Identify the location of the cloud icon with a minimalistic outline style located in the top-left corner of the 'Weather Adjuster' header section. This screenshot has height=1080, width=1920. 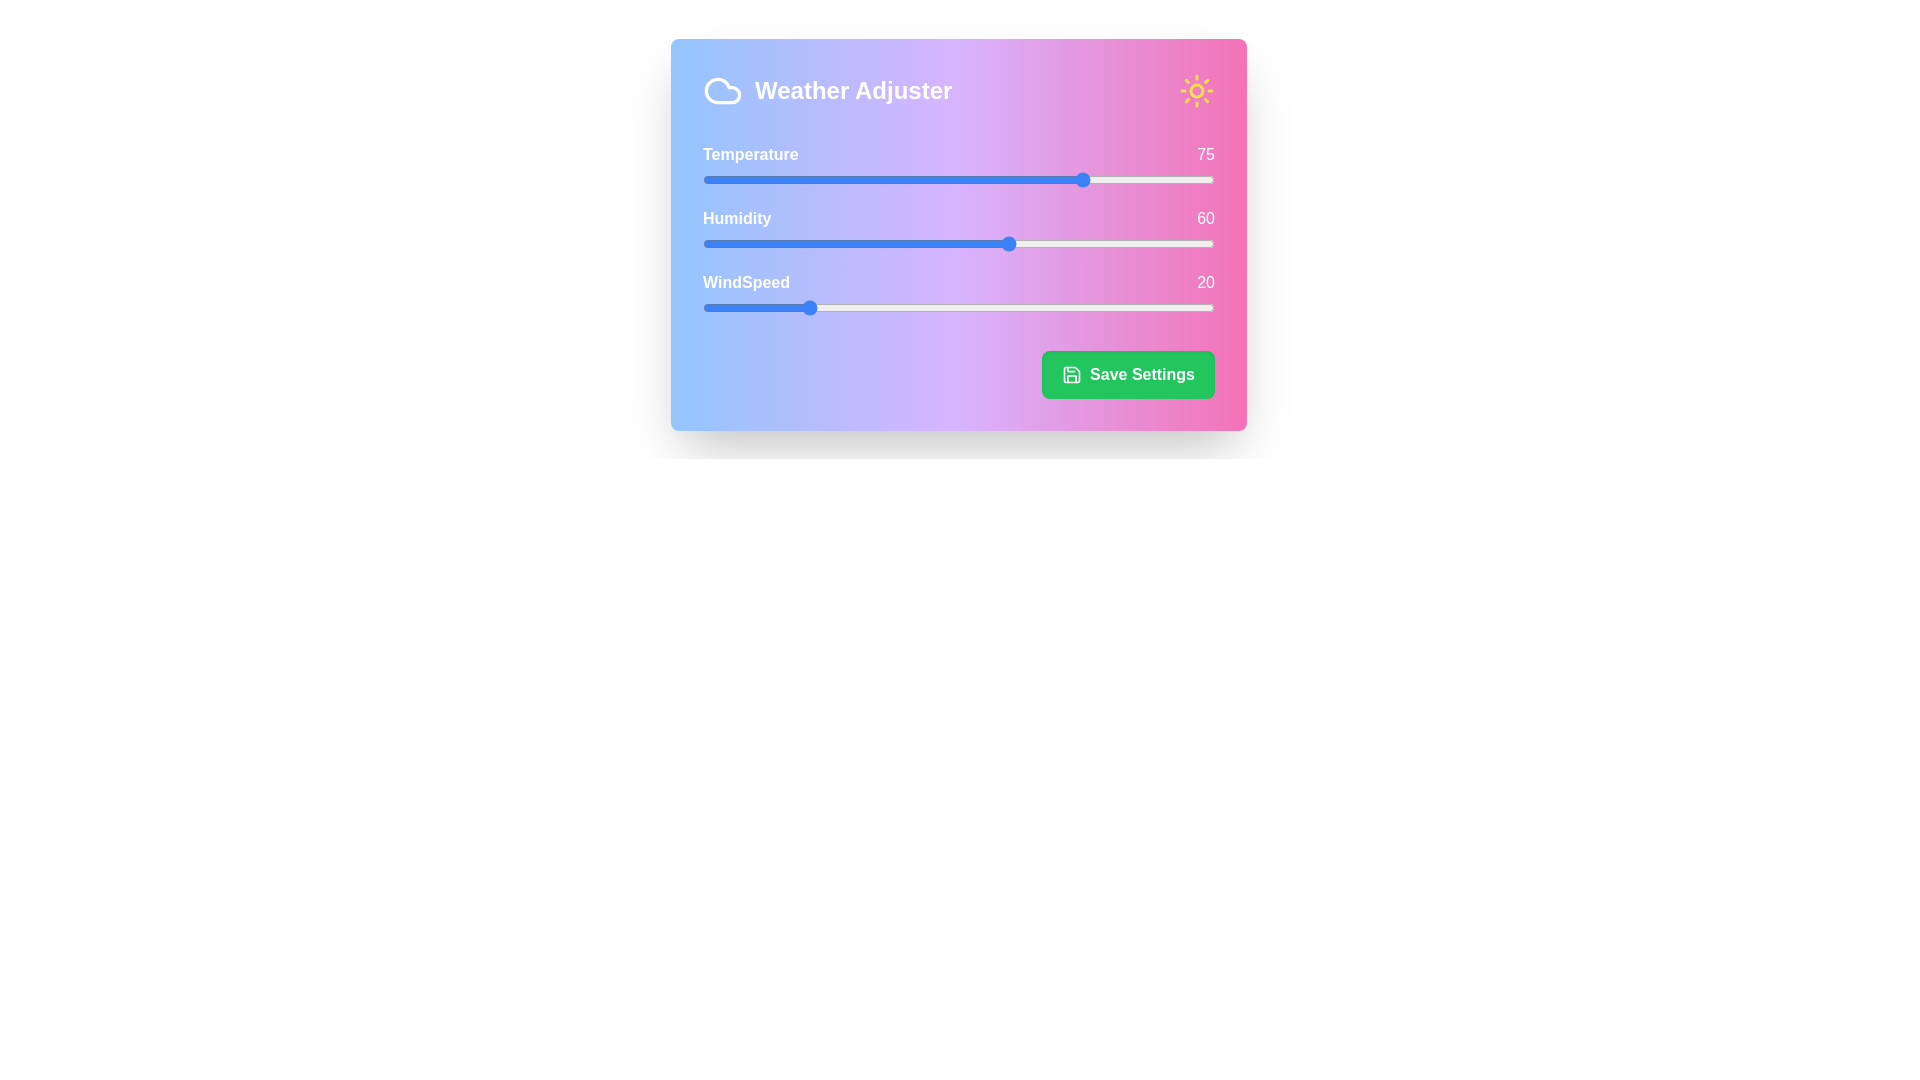
(722, 91).